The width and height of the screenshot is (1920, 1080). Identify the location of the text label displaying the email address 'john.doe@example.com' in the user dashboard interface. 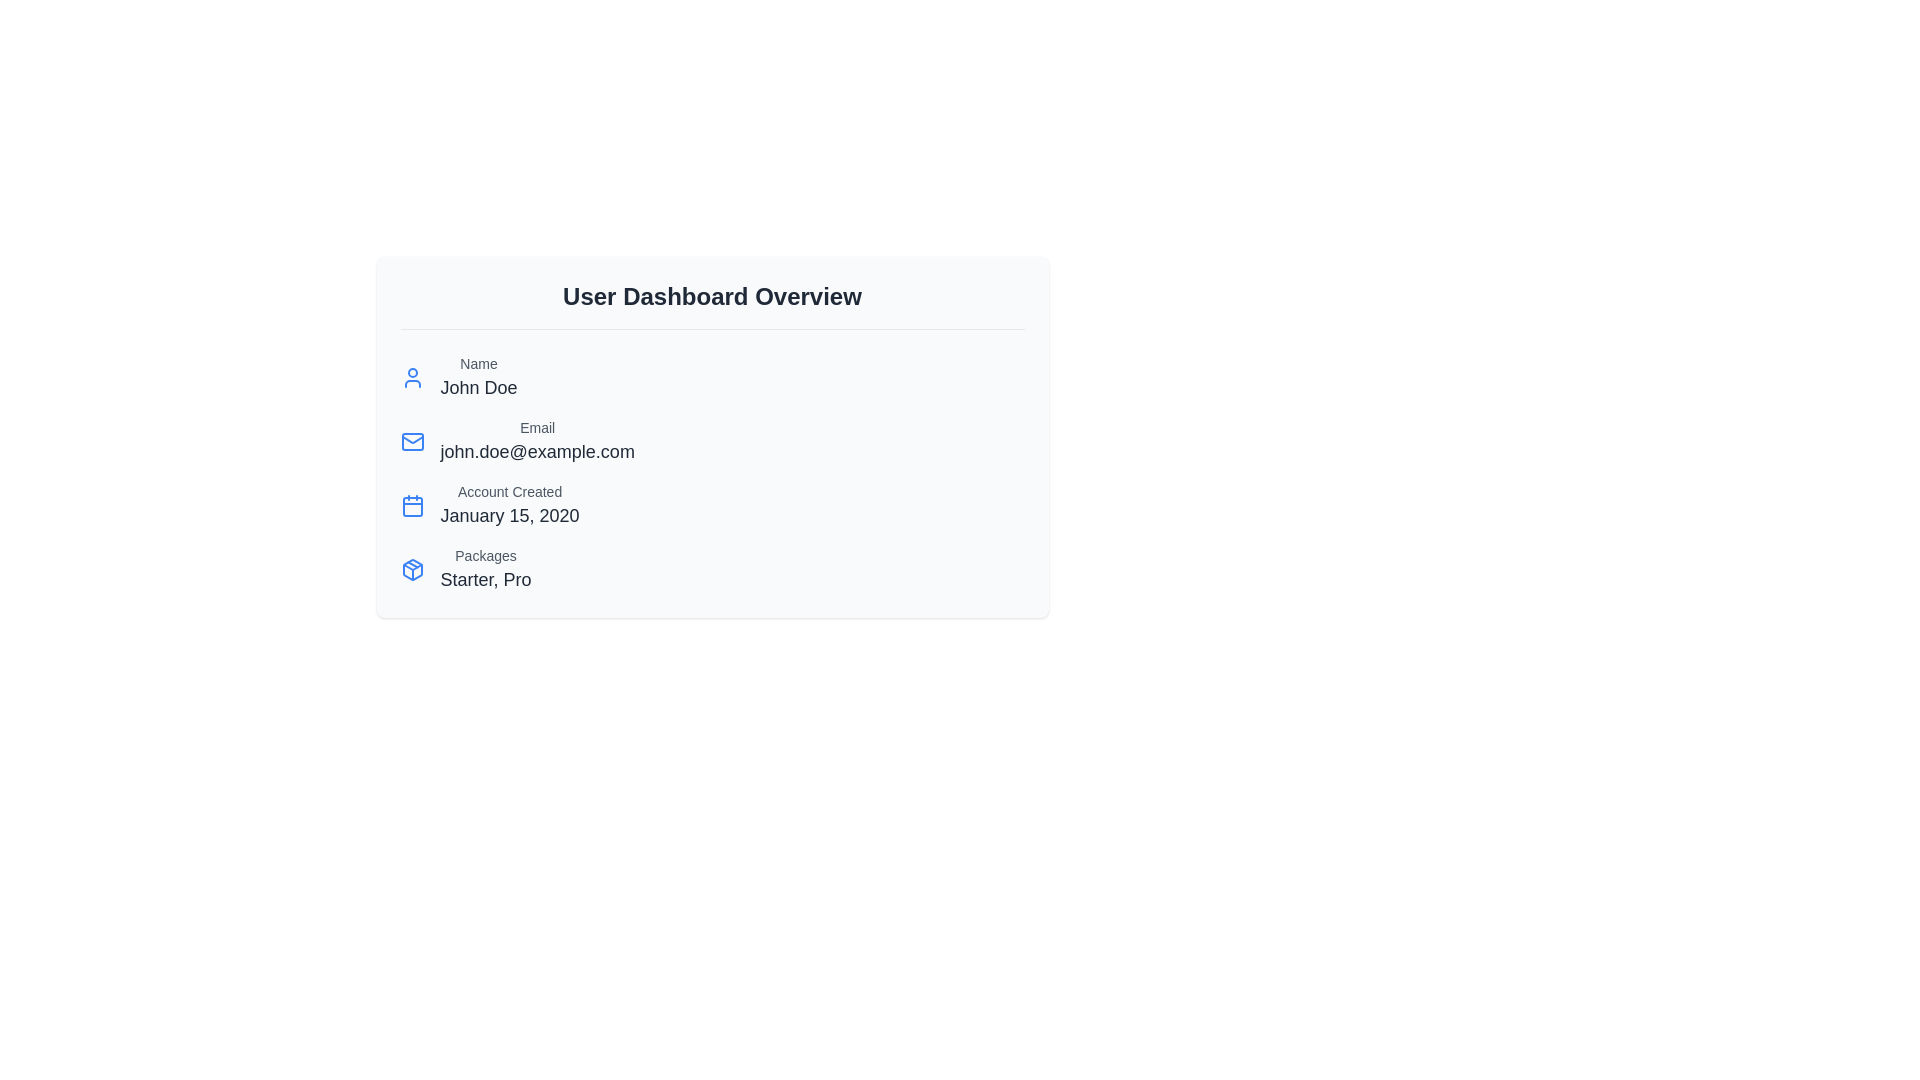
(537, 451).